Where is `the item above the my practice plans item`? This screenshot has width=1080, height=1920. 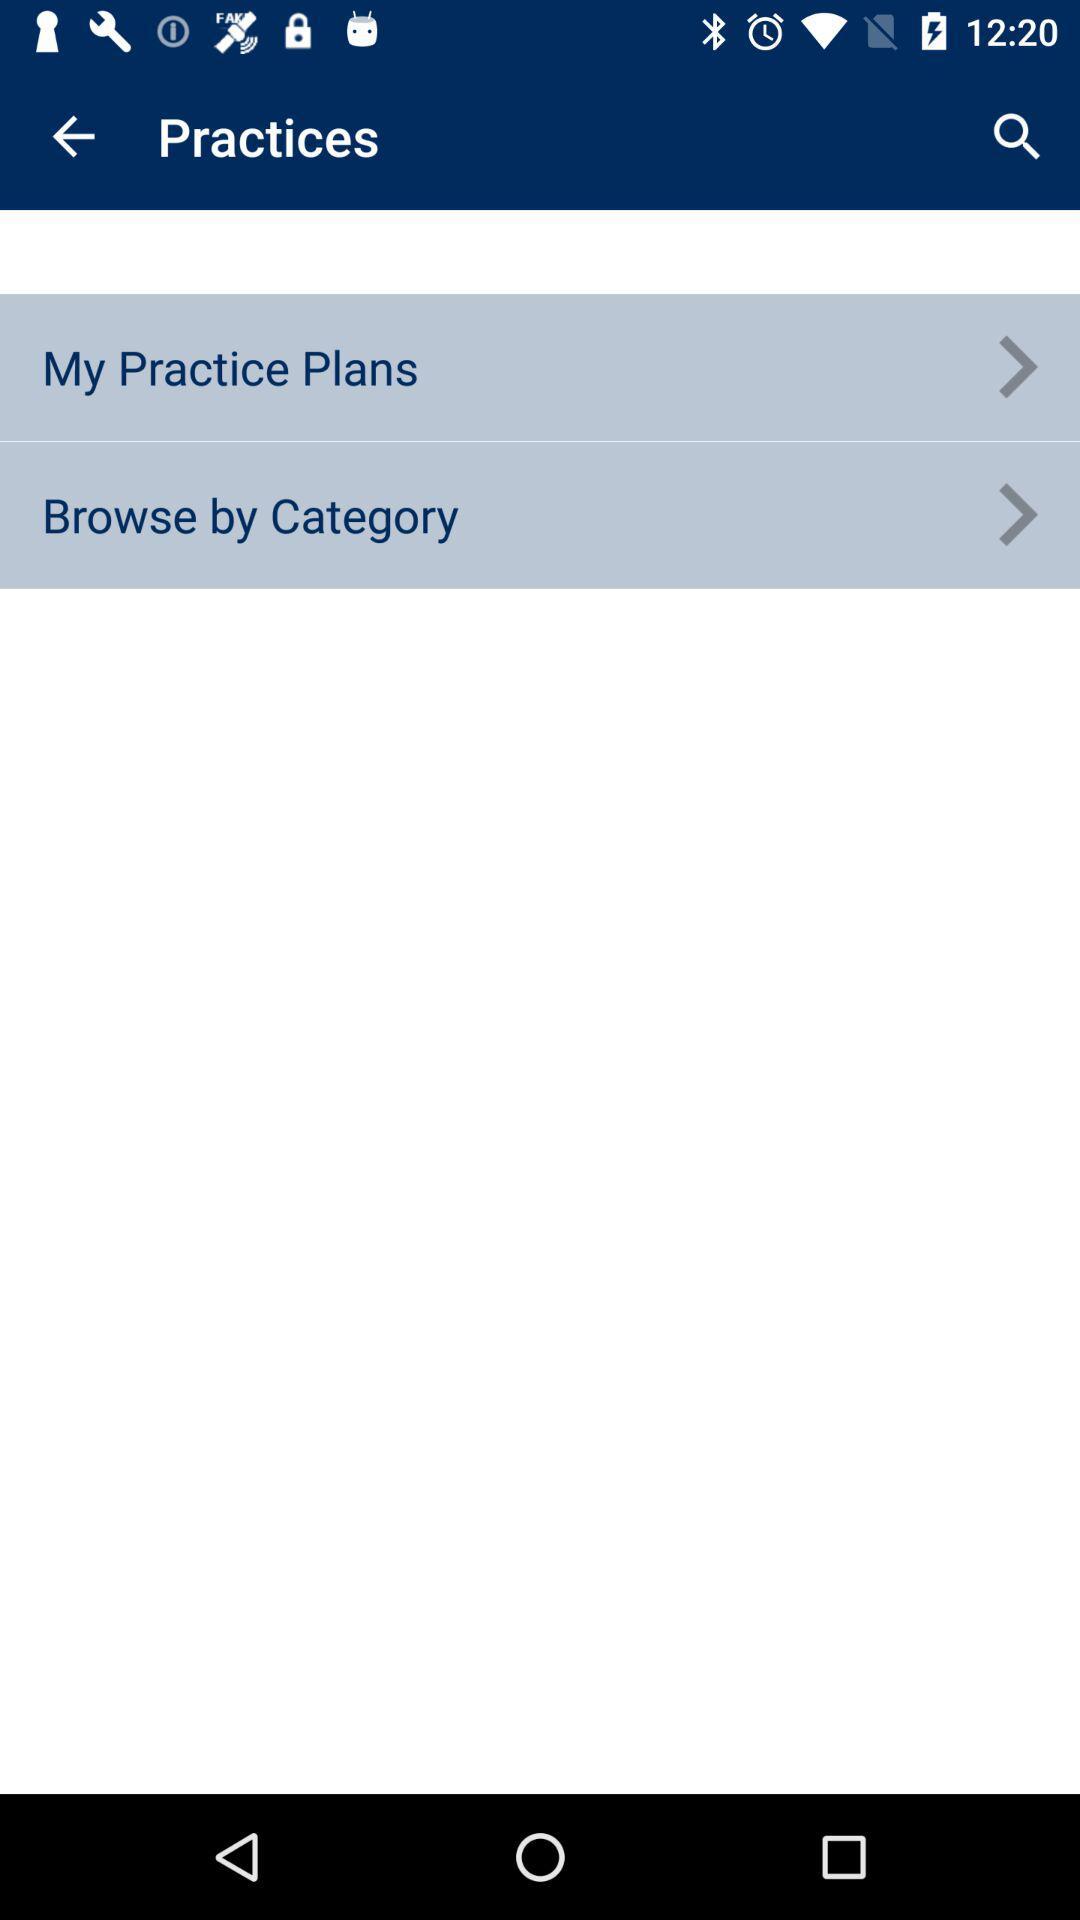 the item above the my practice plans item is located at coordinates (72, 135).